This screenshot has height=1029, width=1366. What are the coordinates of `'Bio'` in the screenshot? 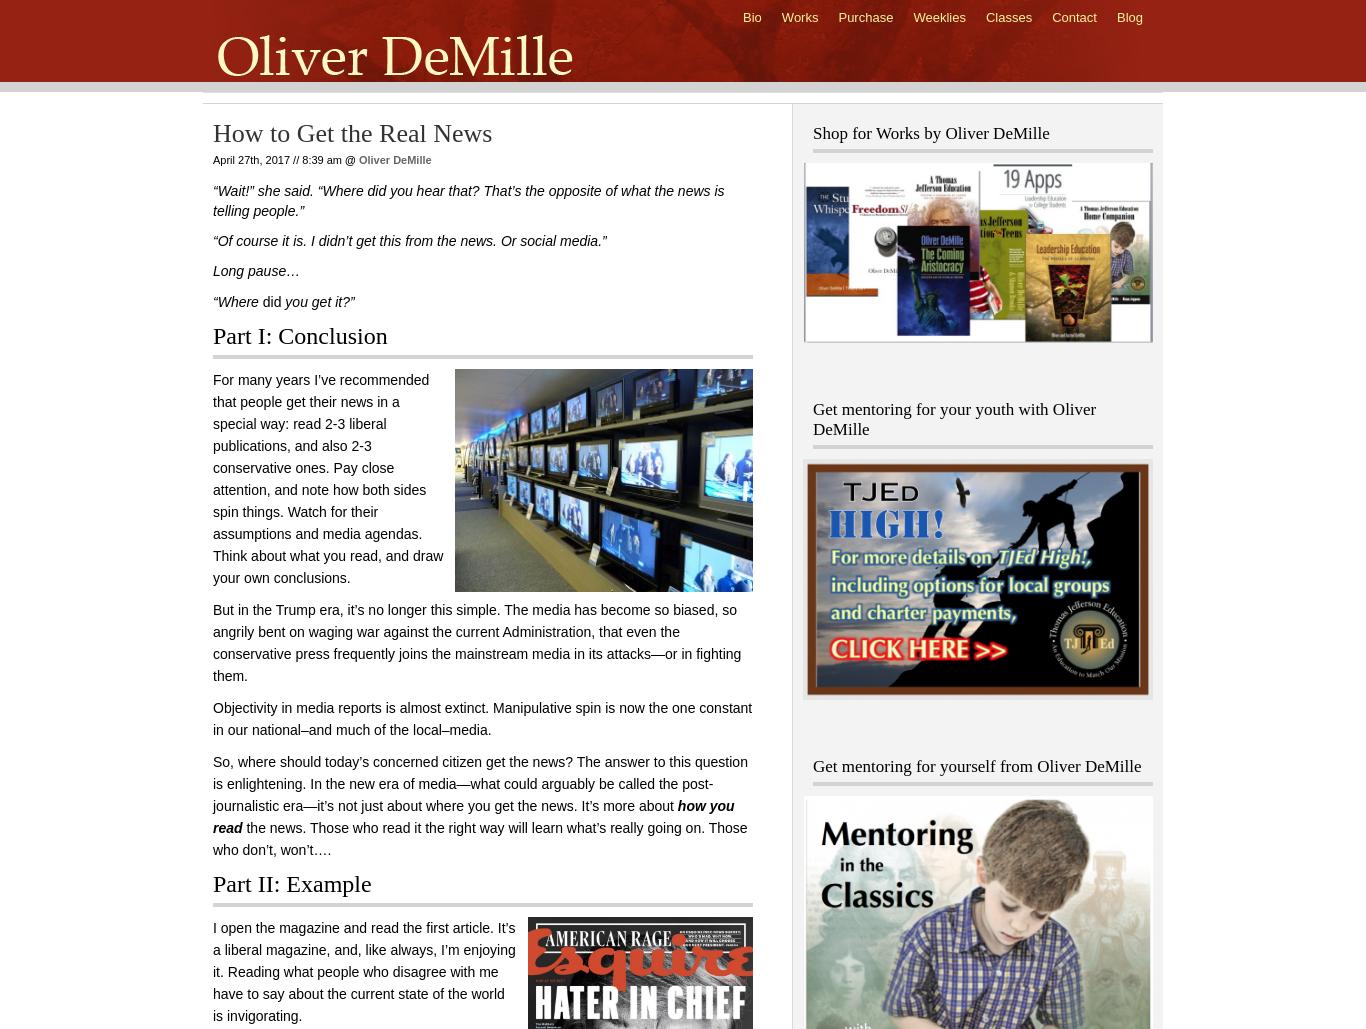 It's located at (751, 17).